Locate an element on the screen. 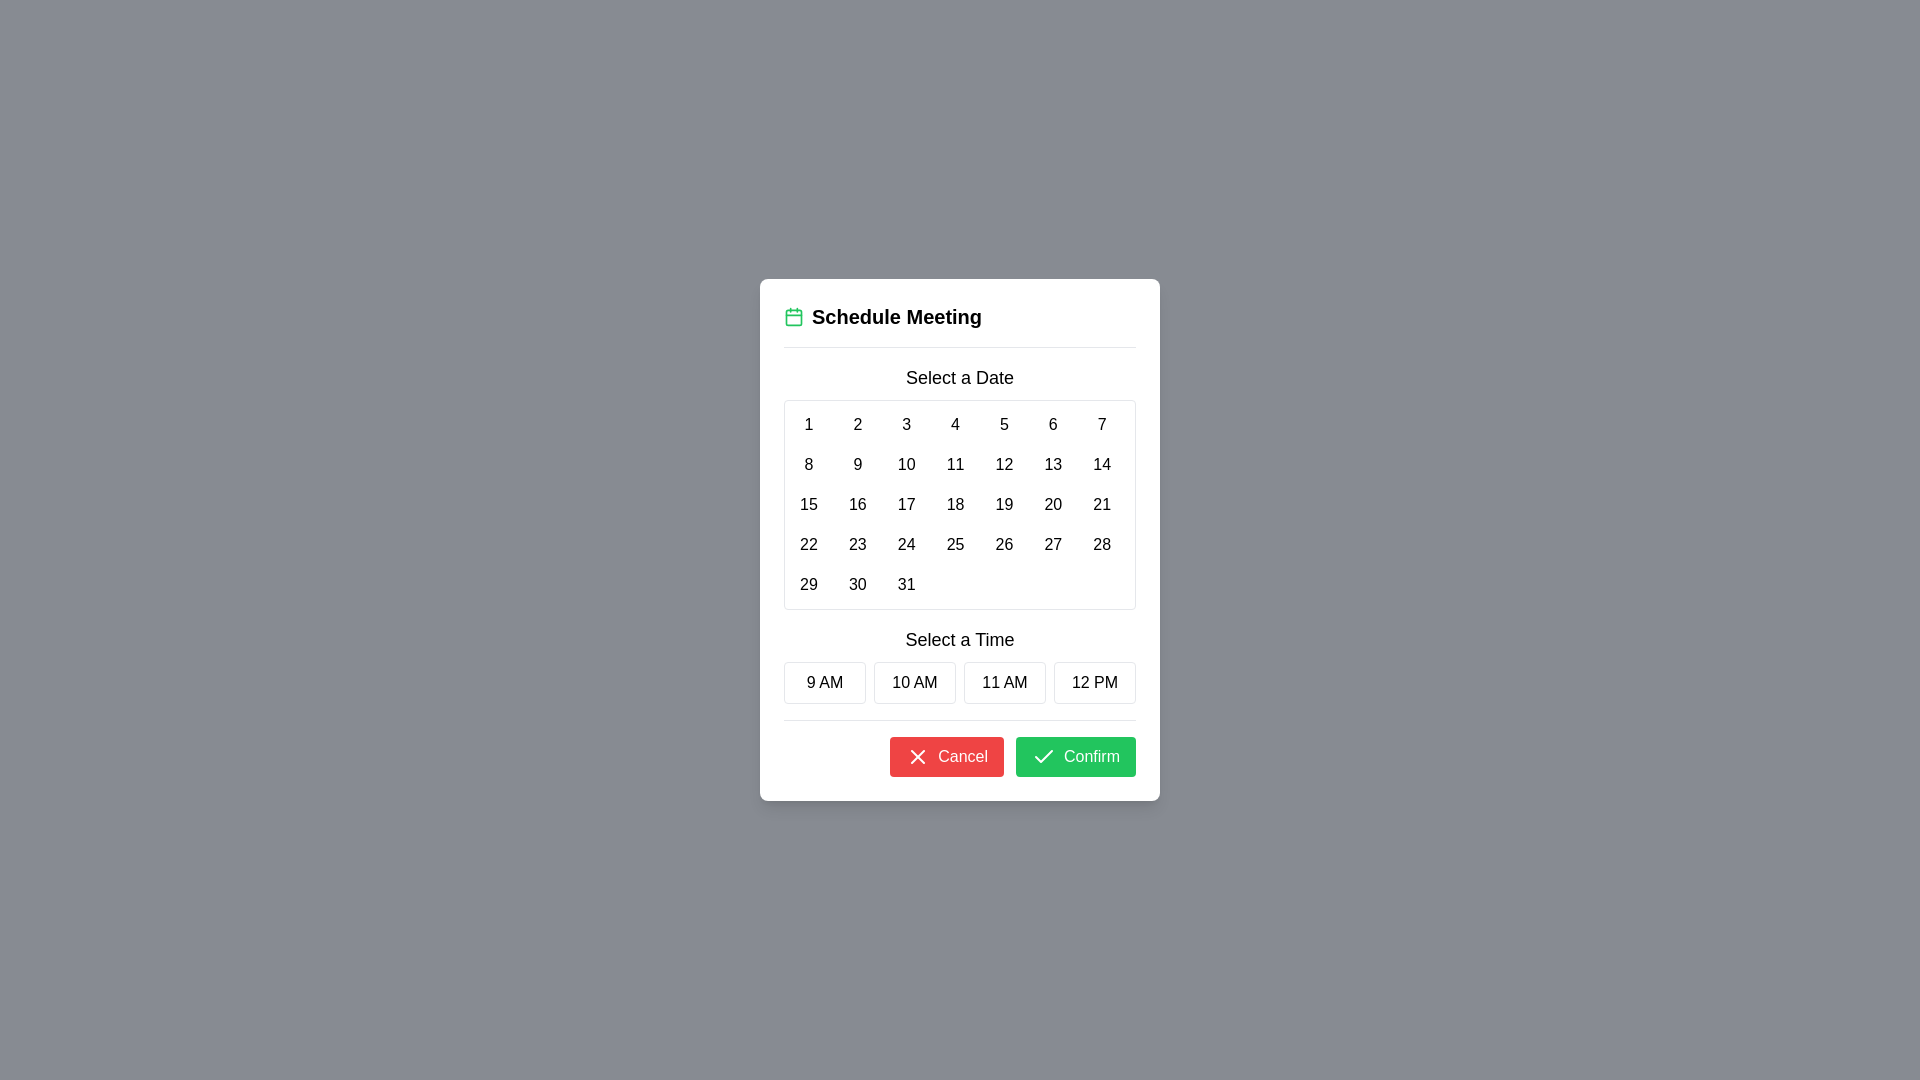 This screenshot has width=1920, height=1080. the button displaying the number '30' in the calendar interface is located at coordinates (857, 585).